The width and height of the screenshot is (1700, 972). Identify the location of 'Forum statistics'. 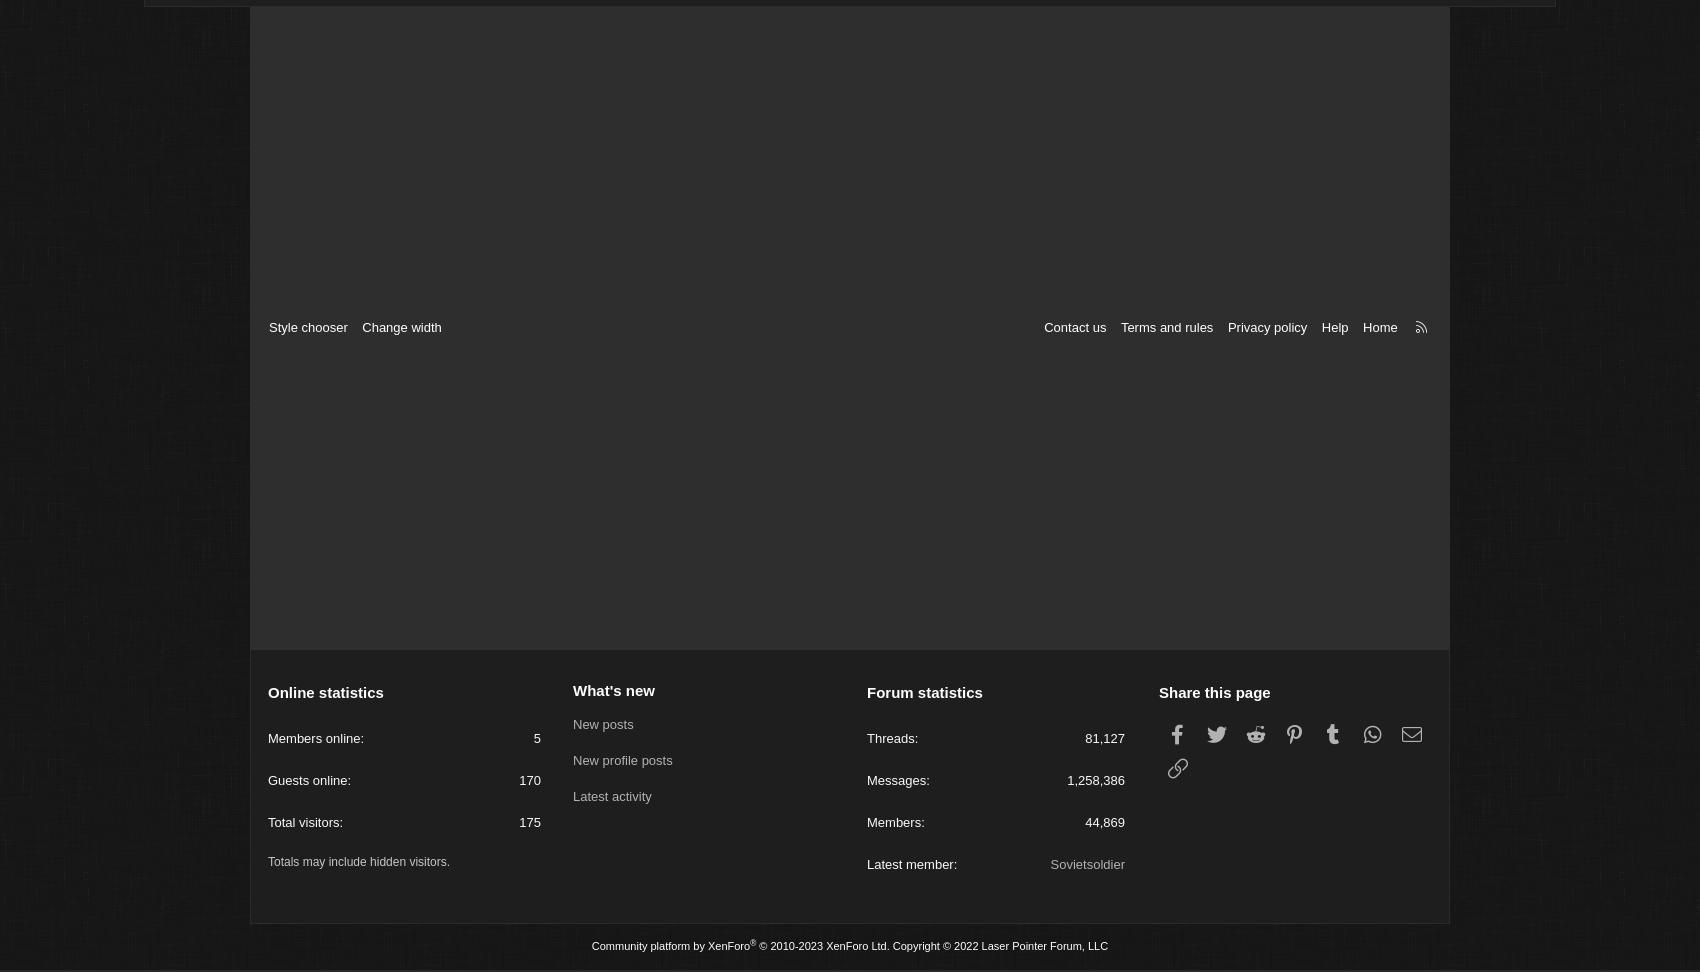
(924, 694).